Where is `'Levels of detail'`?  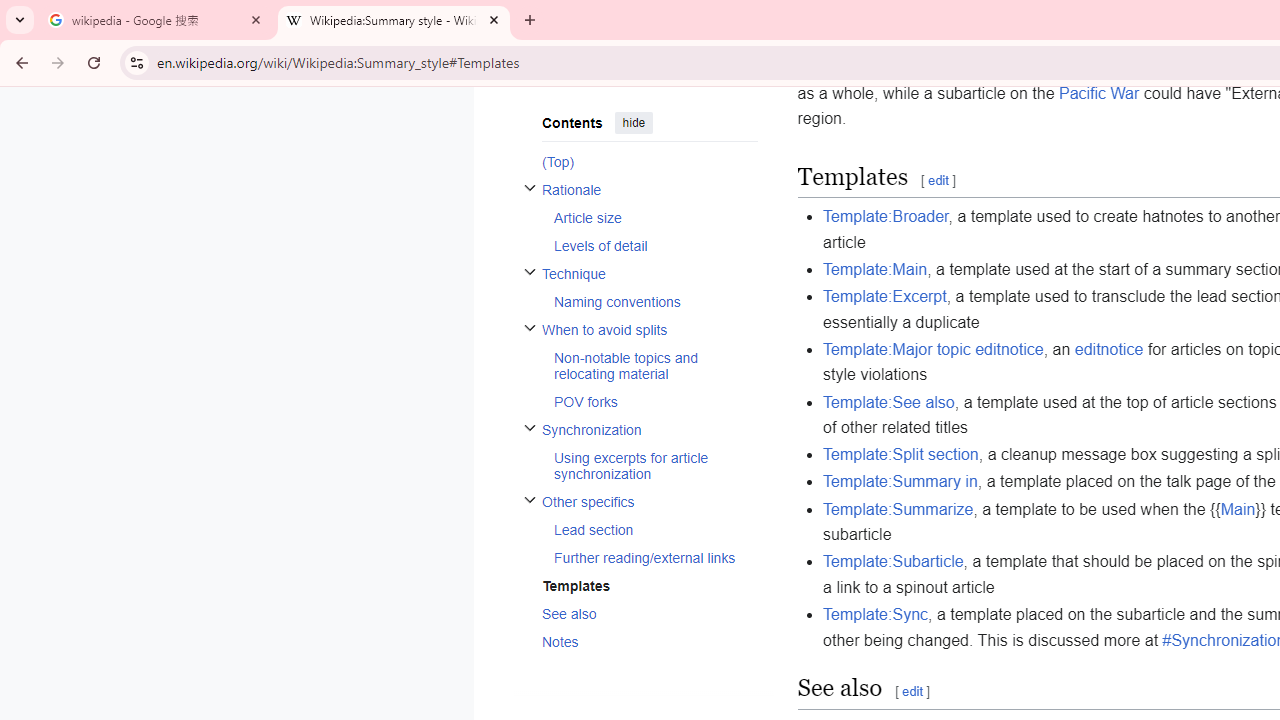 'Levels of detail' is located at coordinates (655, 244).